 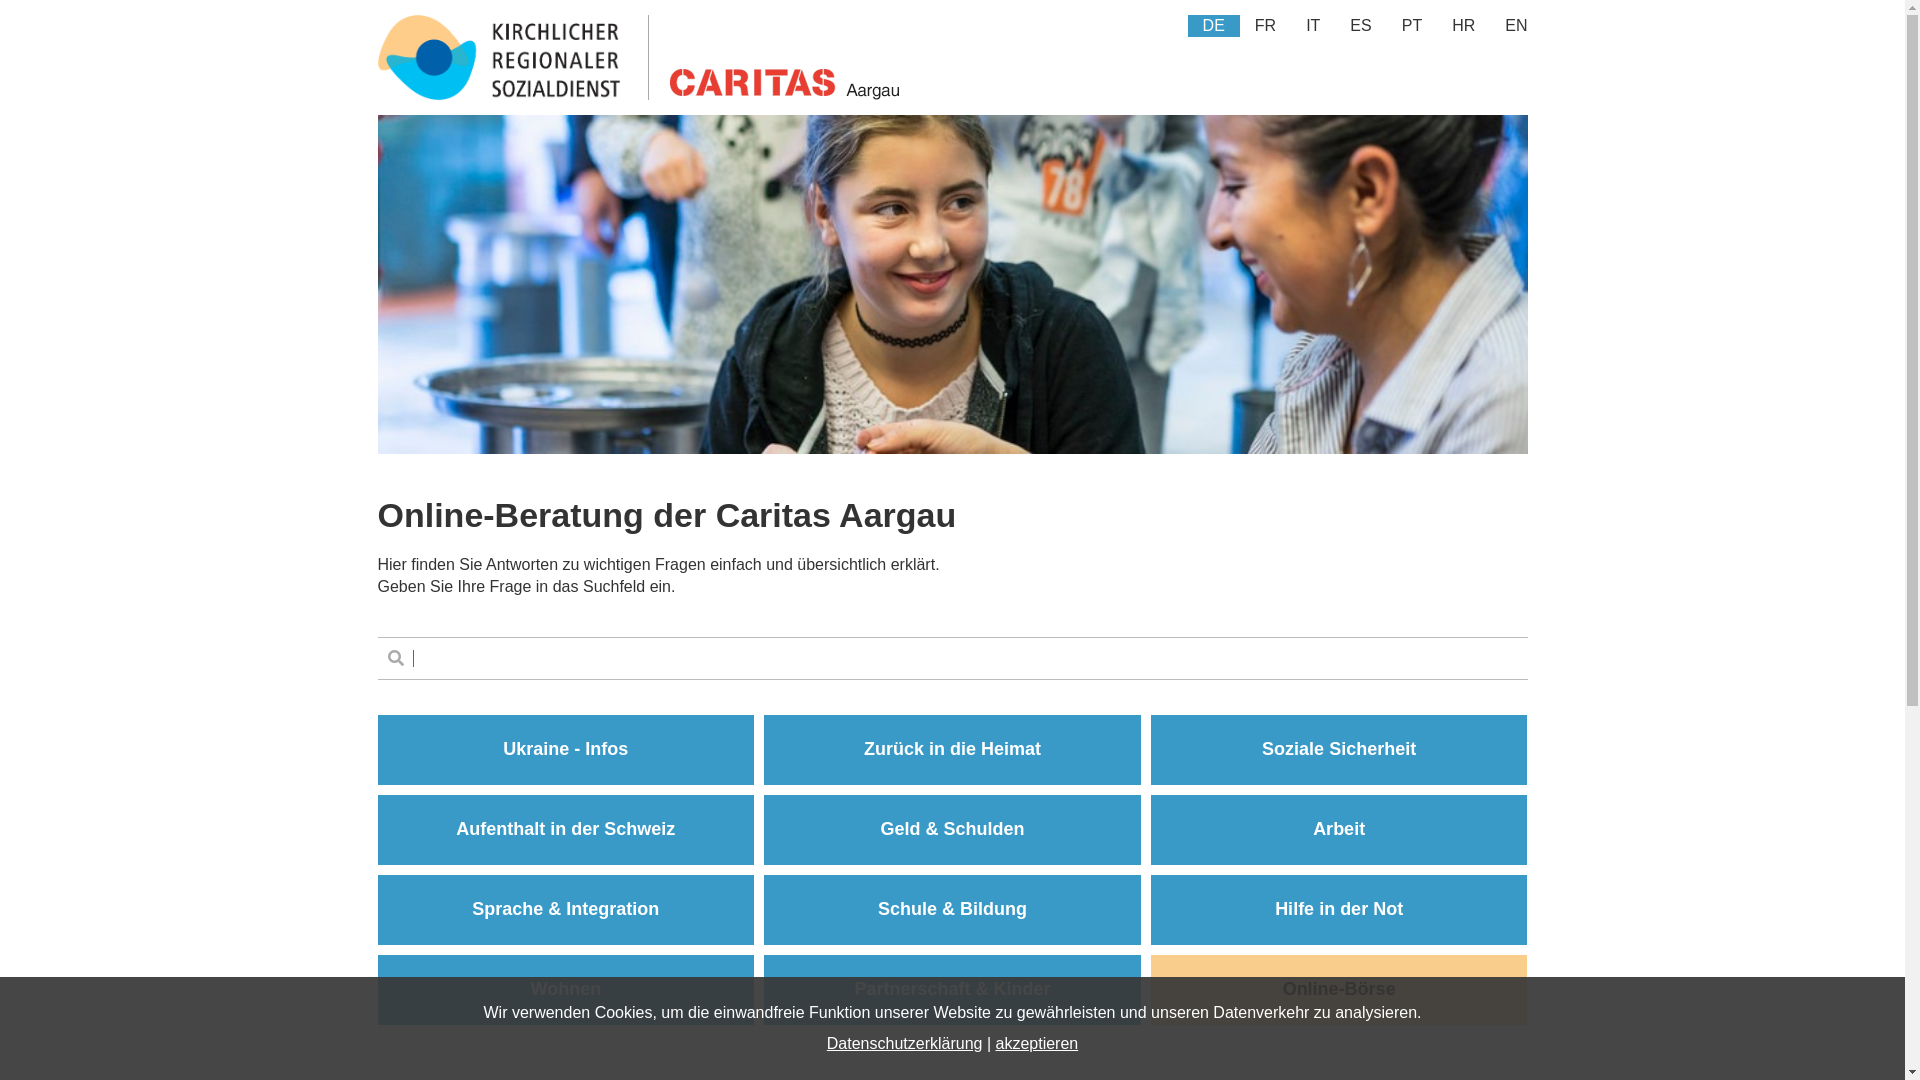 I want to click on 'Arbeit', so click(x=1339, y=829).